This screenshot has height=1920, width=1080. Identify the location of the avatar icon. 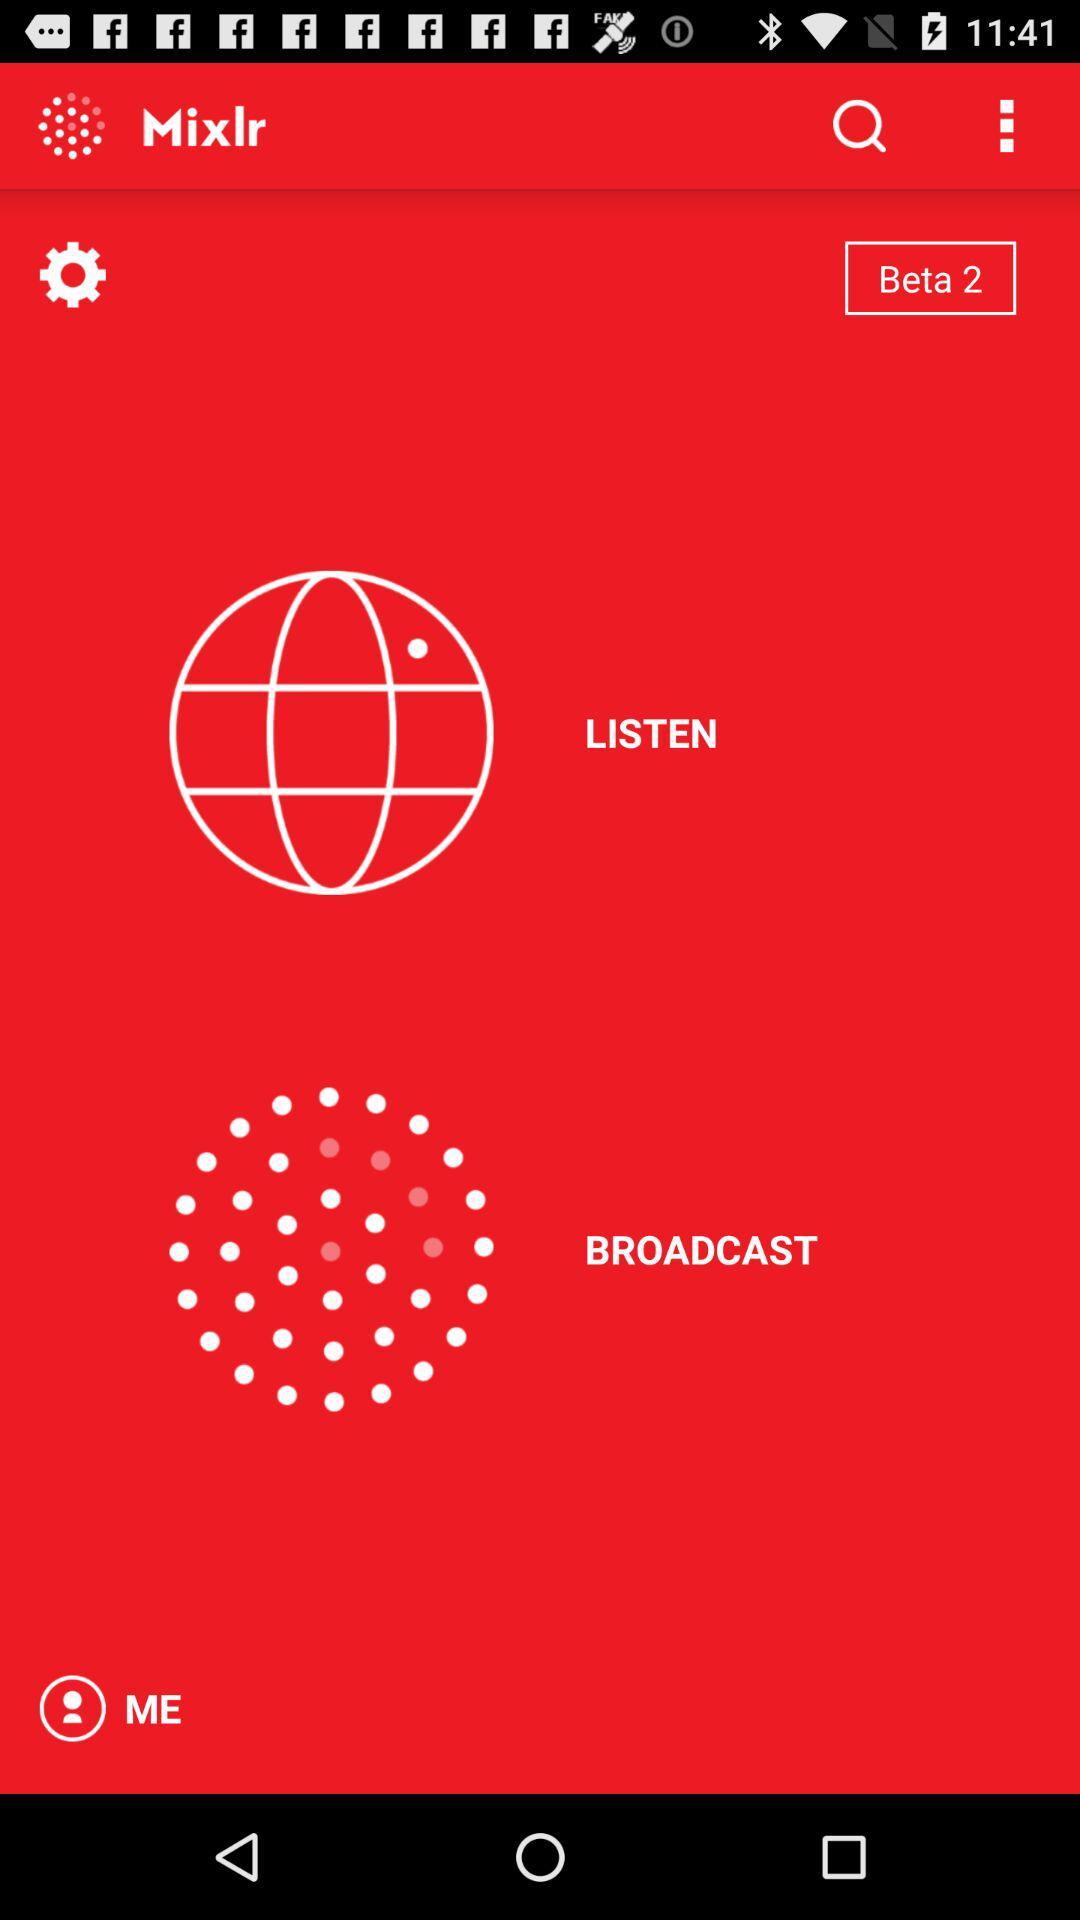
(71, 1828).